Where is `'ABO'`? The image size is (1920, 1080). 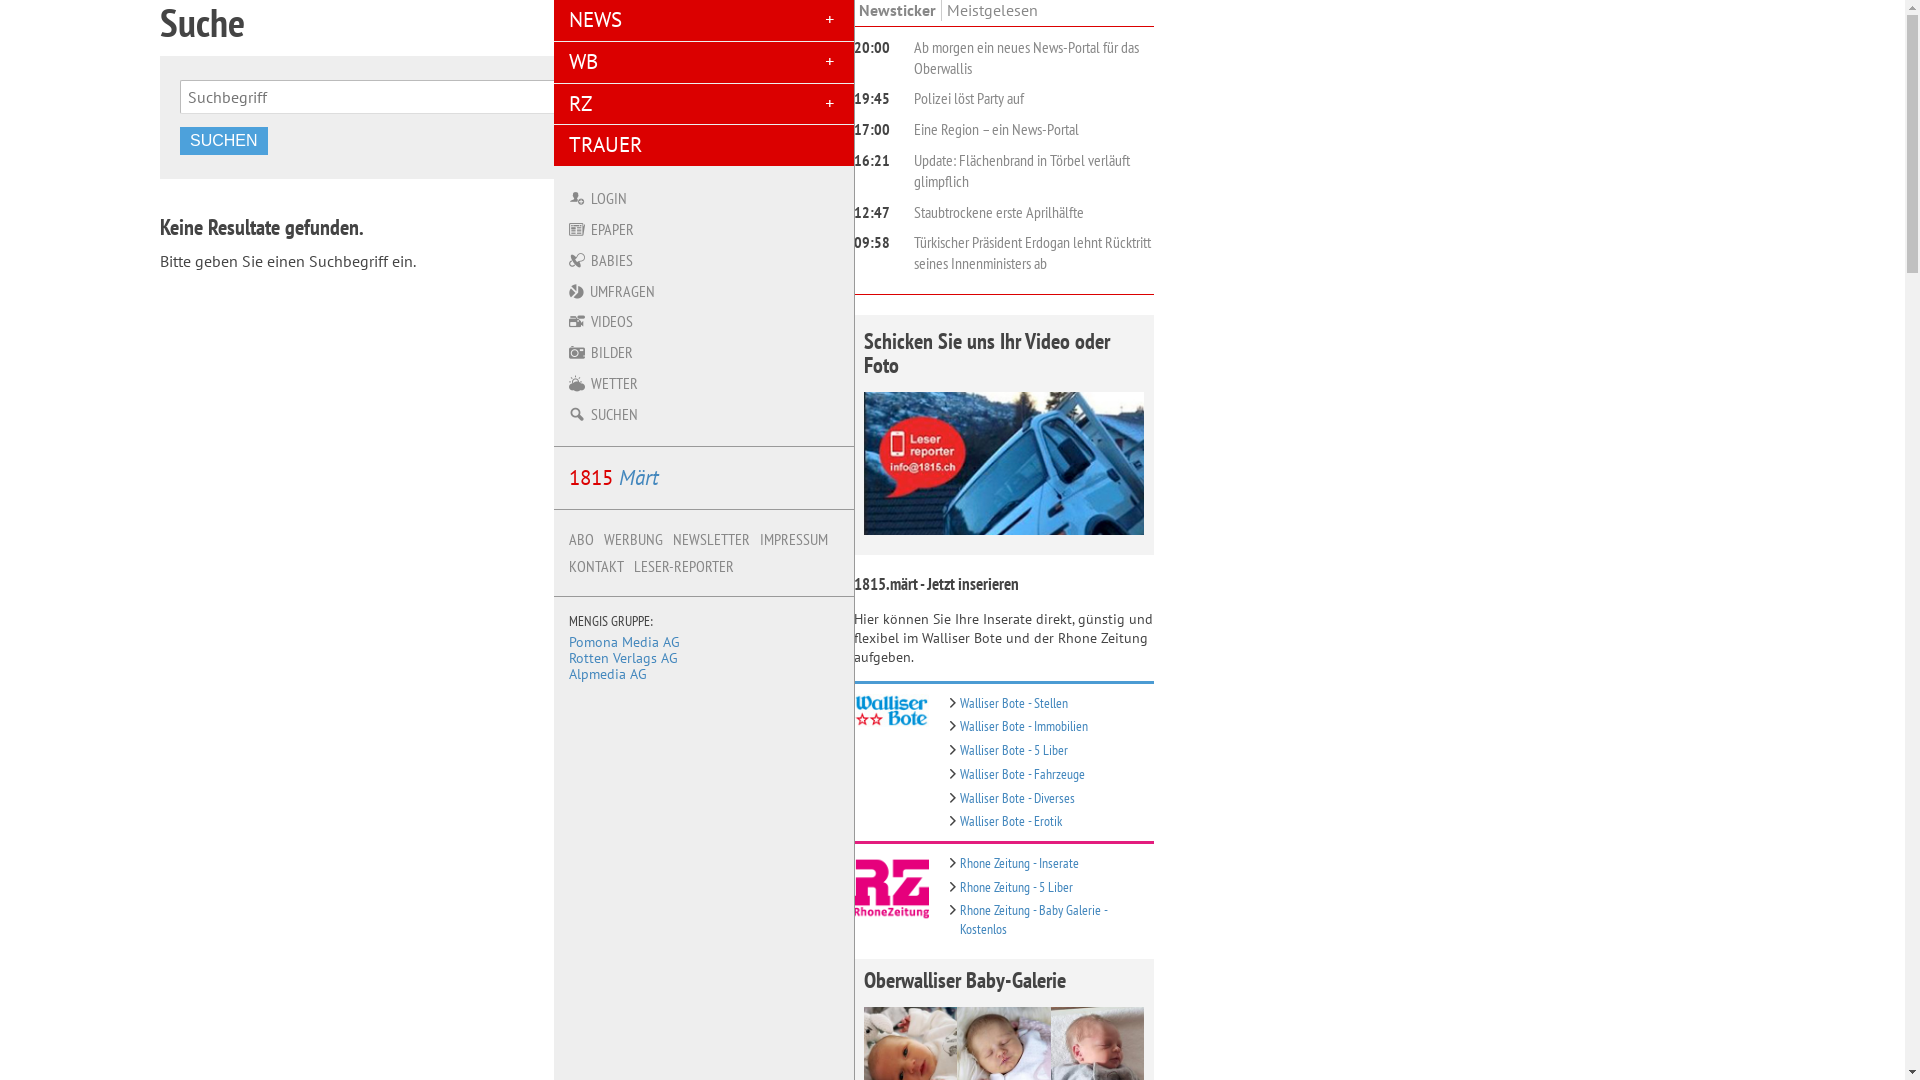 'ABO' is located at coordinates (580, 538).